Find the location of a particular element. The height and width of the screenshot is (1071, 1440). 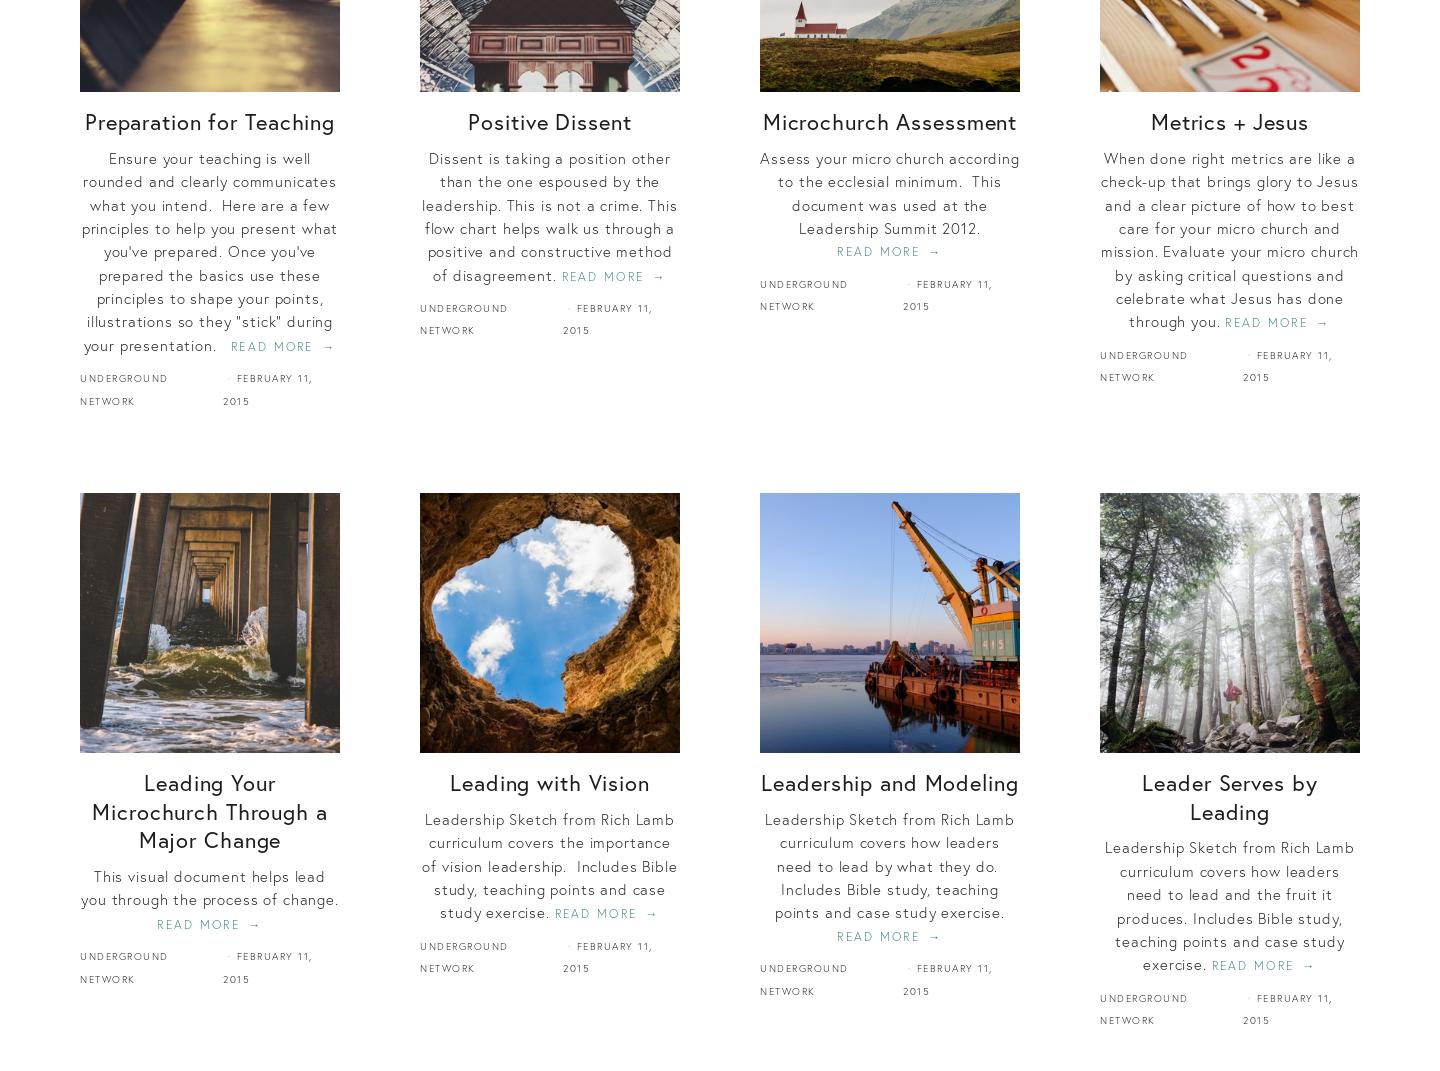

'Leading Your Microchurch Through a Major Change' is located at coordinates (92, 809).